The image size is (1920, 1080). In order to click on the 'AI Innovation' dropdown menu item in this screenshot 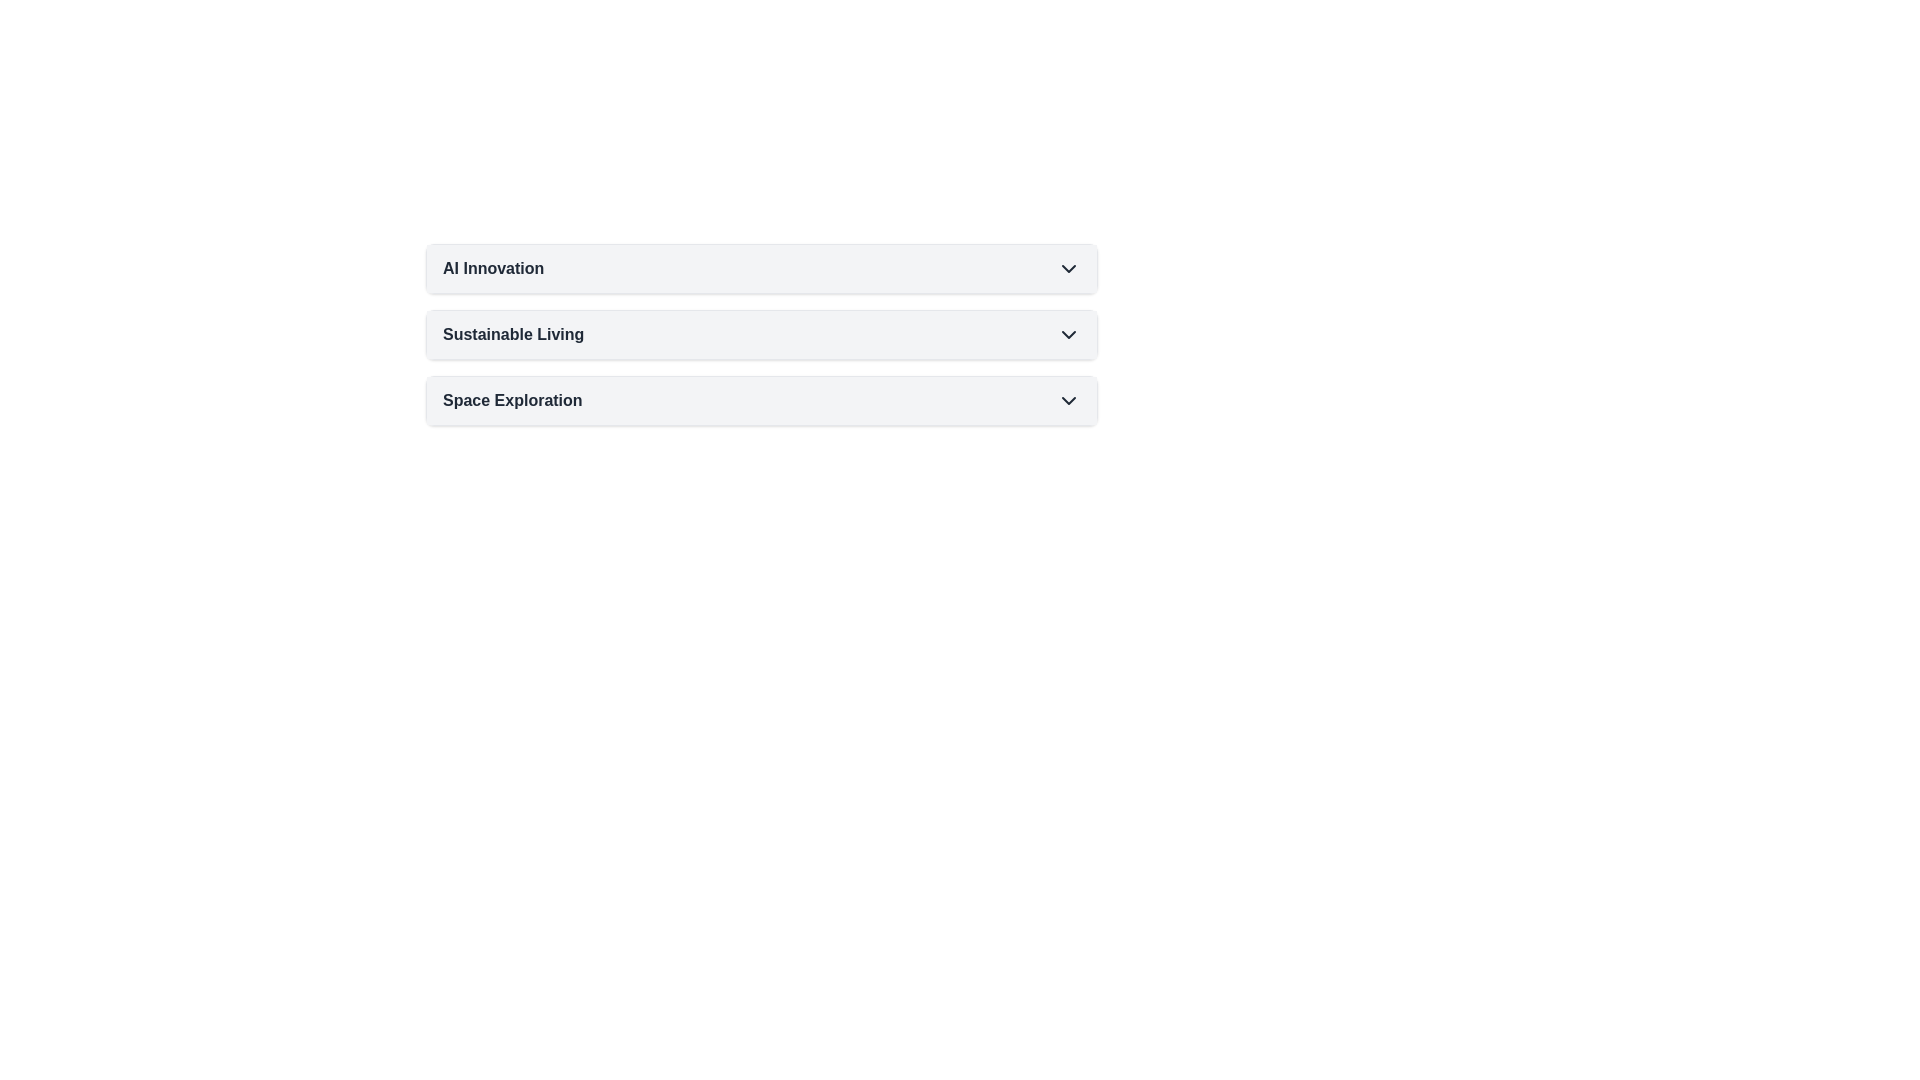, I will do `click(761, 268)`.